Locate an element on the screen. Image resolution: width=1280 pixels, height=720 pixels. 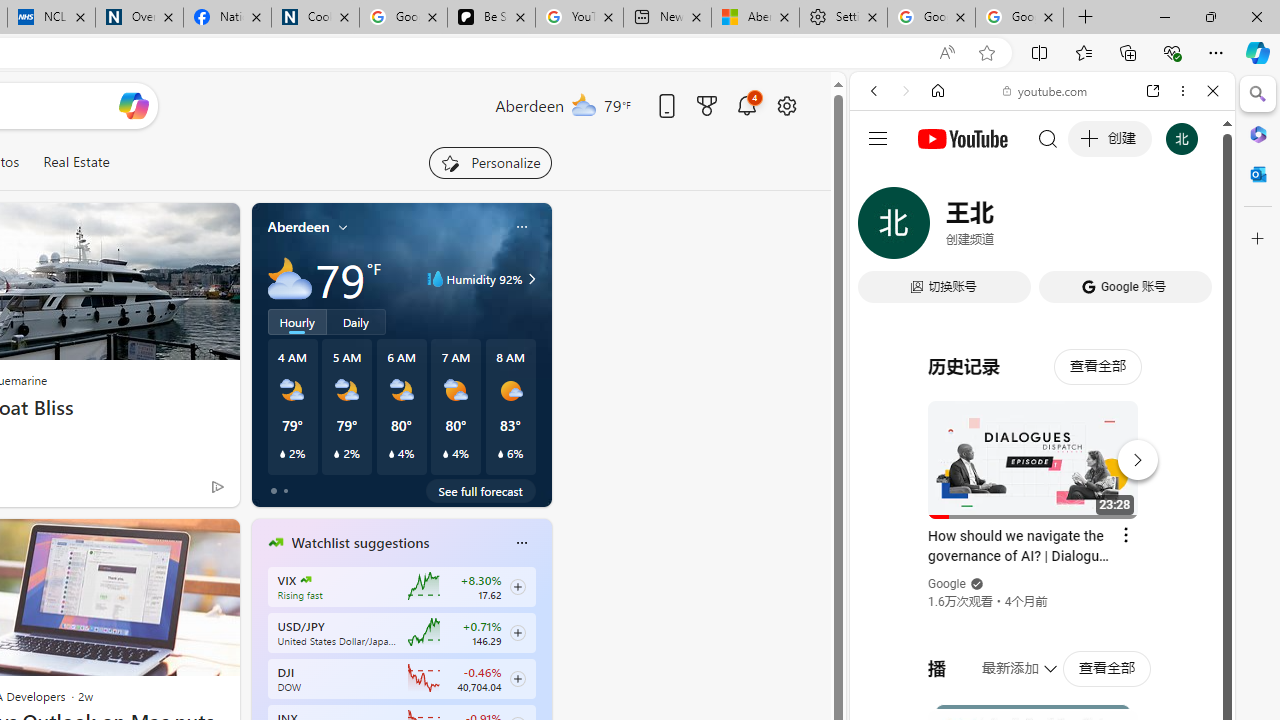
'Be Smart | creating Science videos | Patreon' is located at coordinates (491, 17).